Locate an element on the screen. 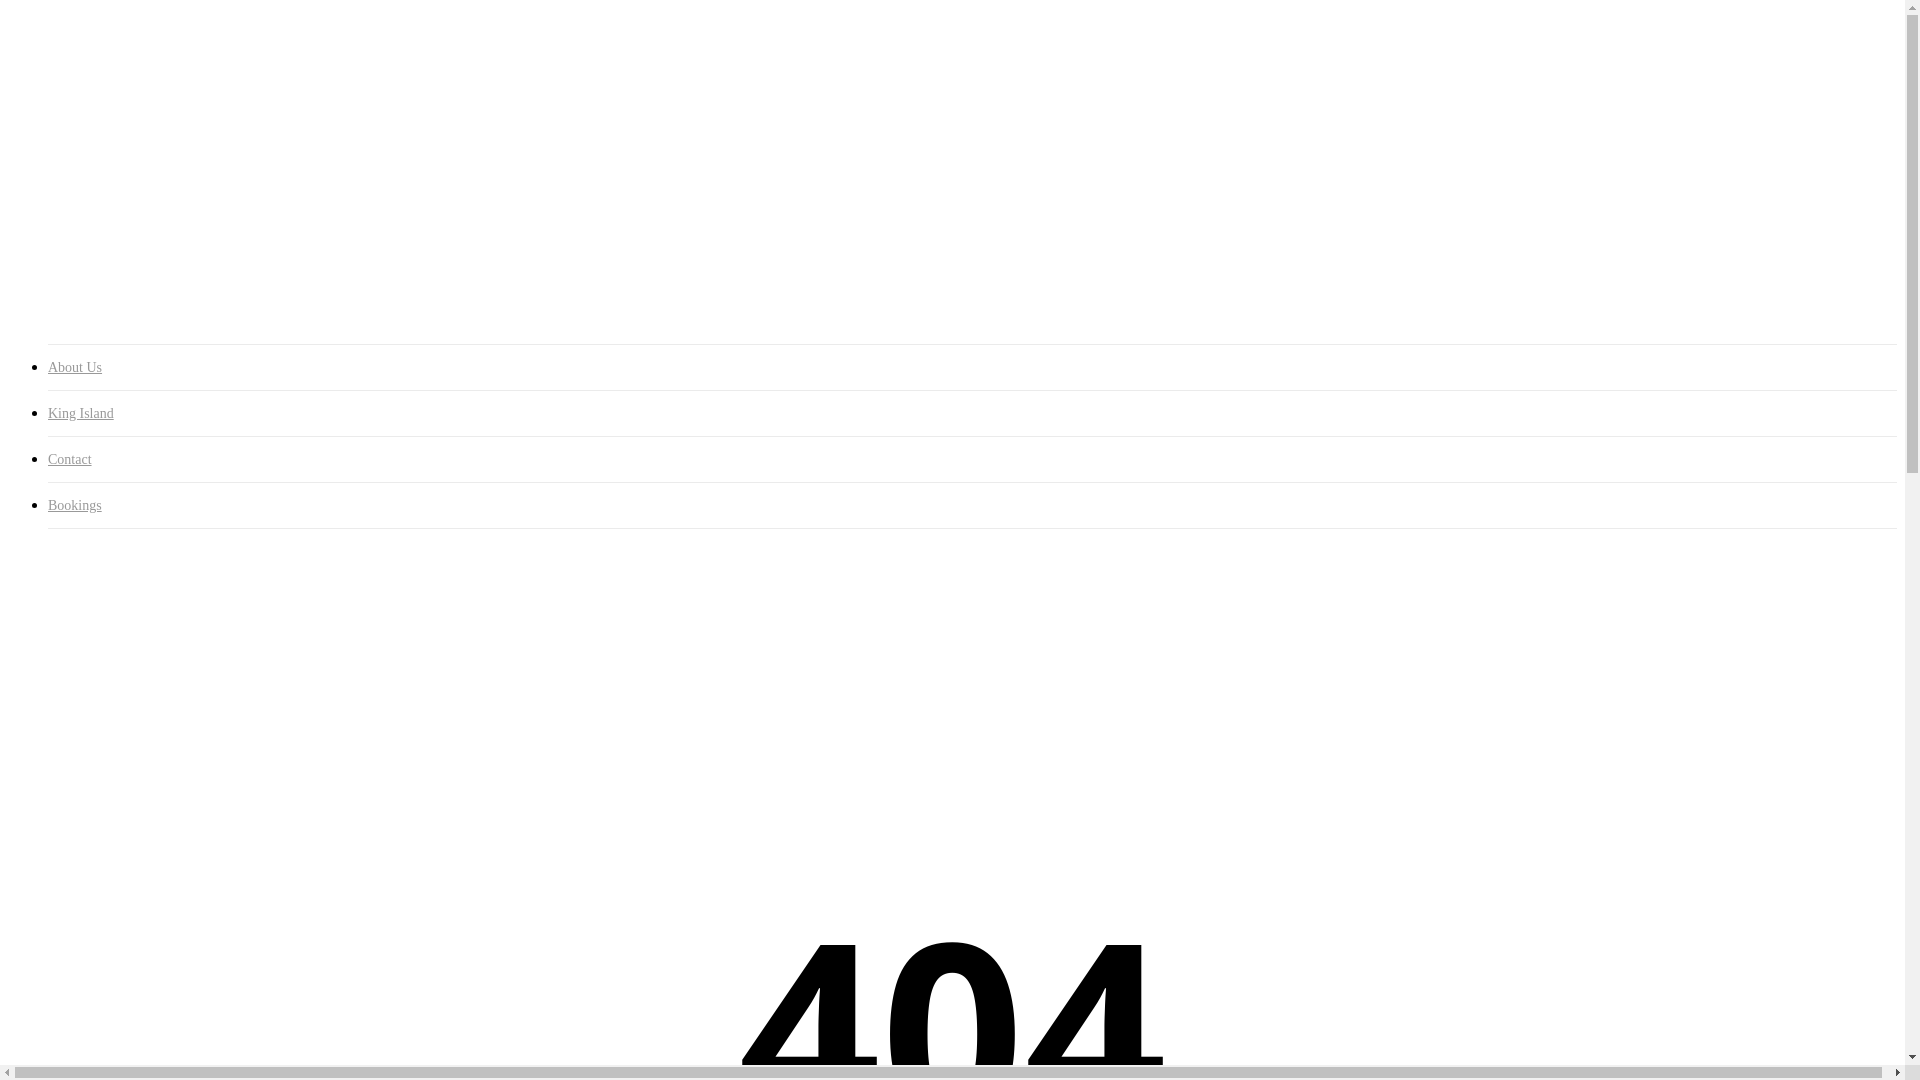 Image resolution: width=1920 pixels, height=1080 pixels. 'Shore House' is located at coordinates (128, 123).